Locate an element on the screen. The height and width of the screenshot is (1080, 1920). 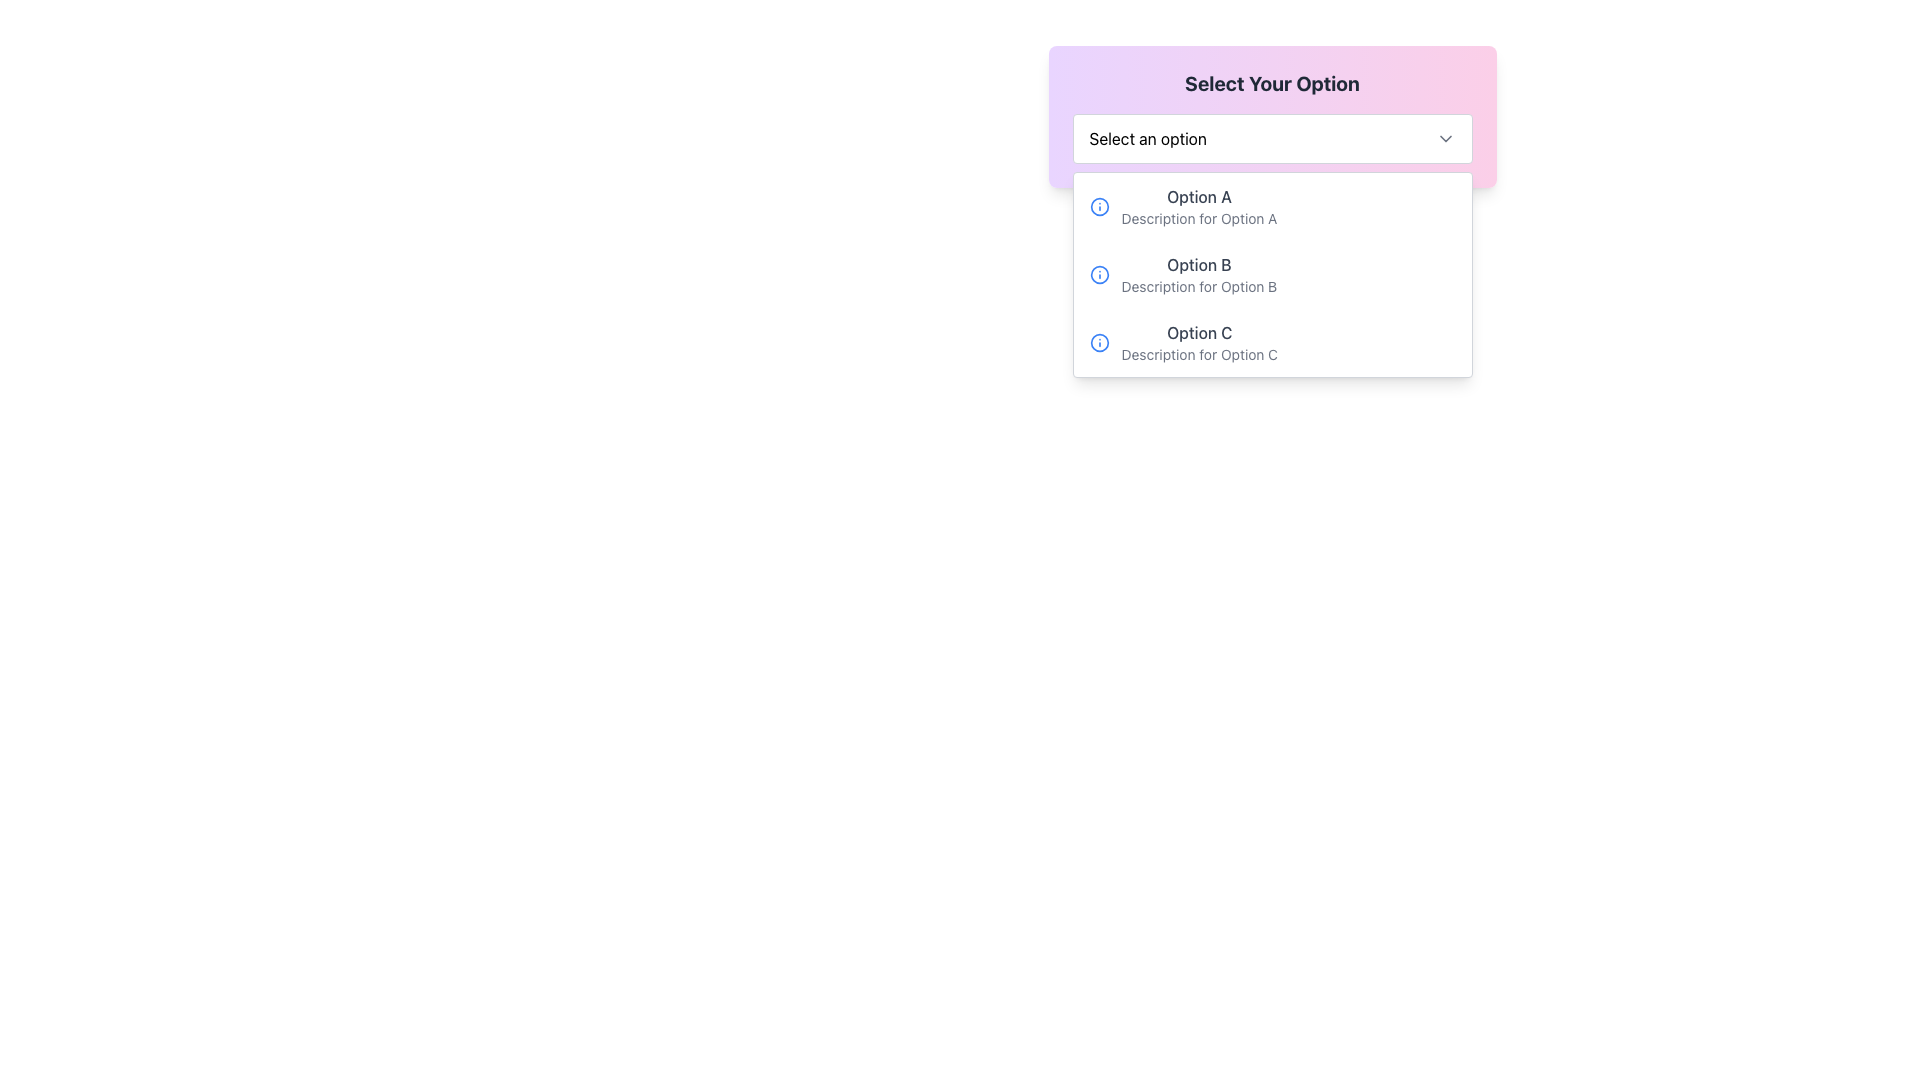
the information icon located to the left of the text description for 'Option B' in the dropdown menu is located at coordinates (1098, 274).